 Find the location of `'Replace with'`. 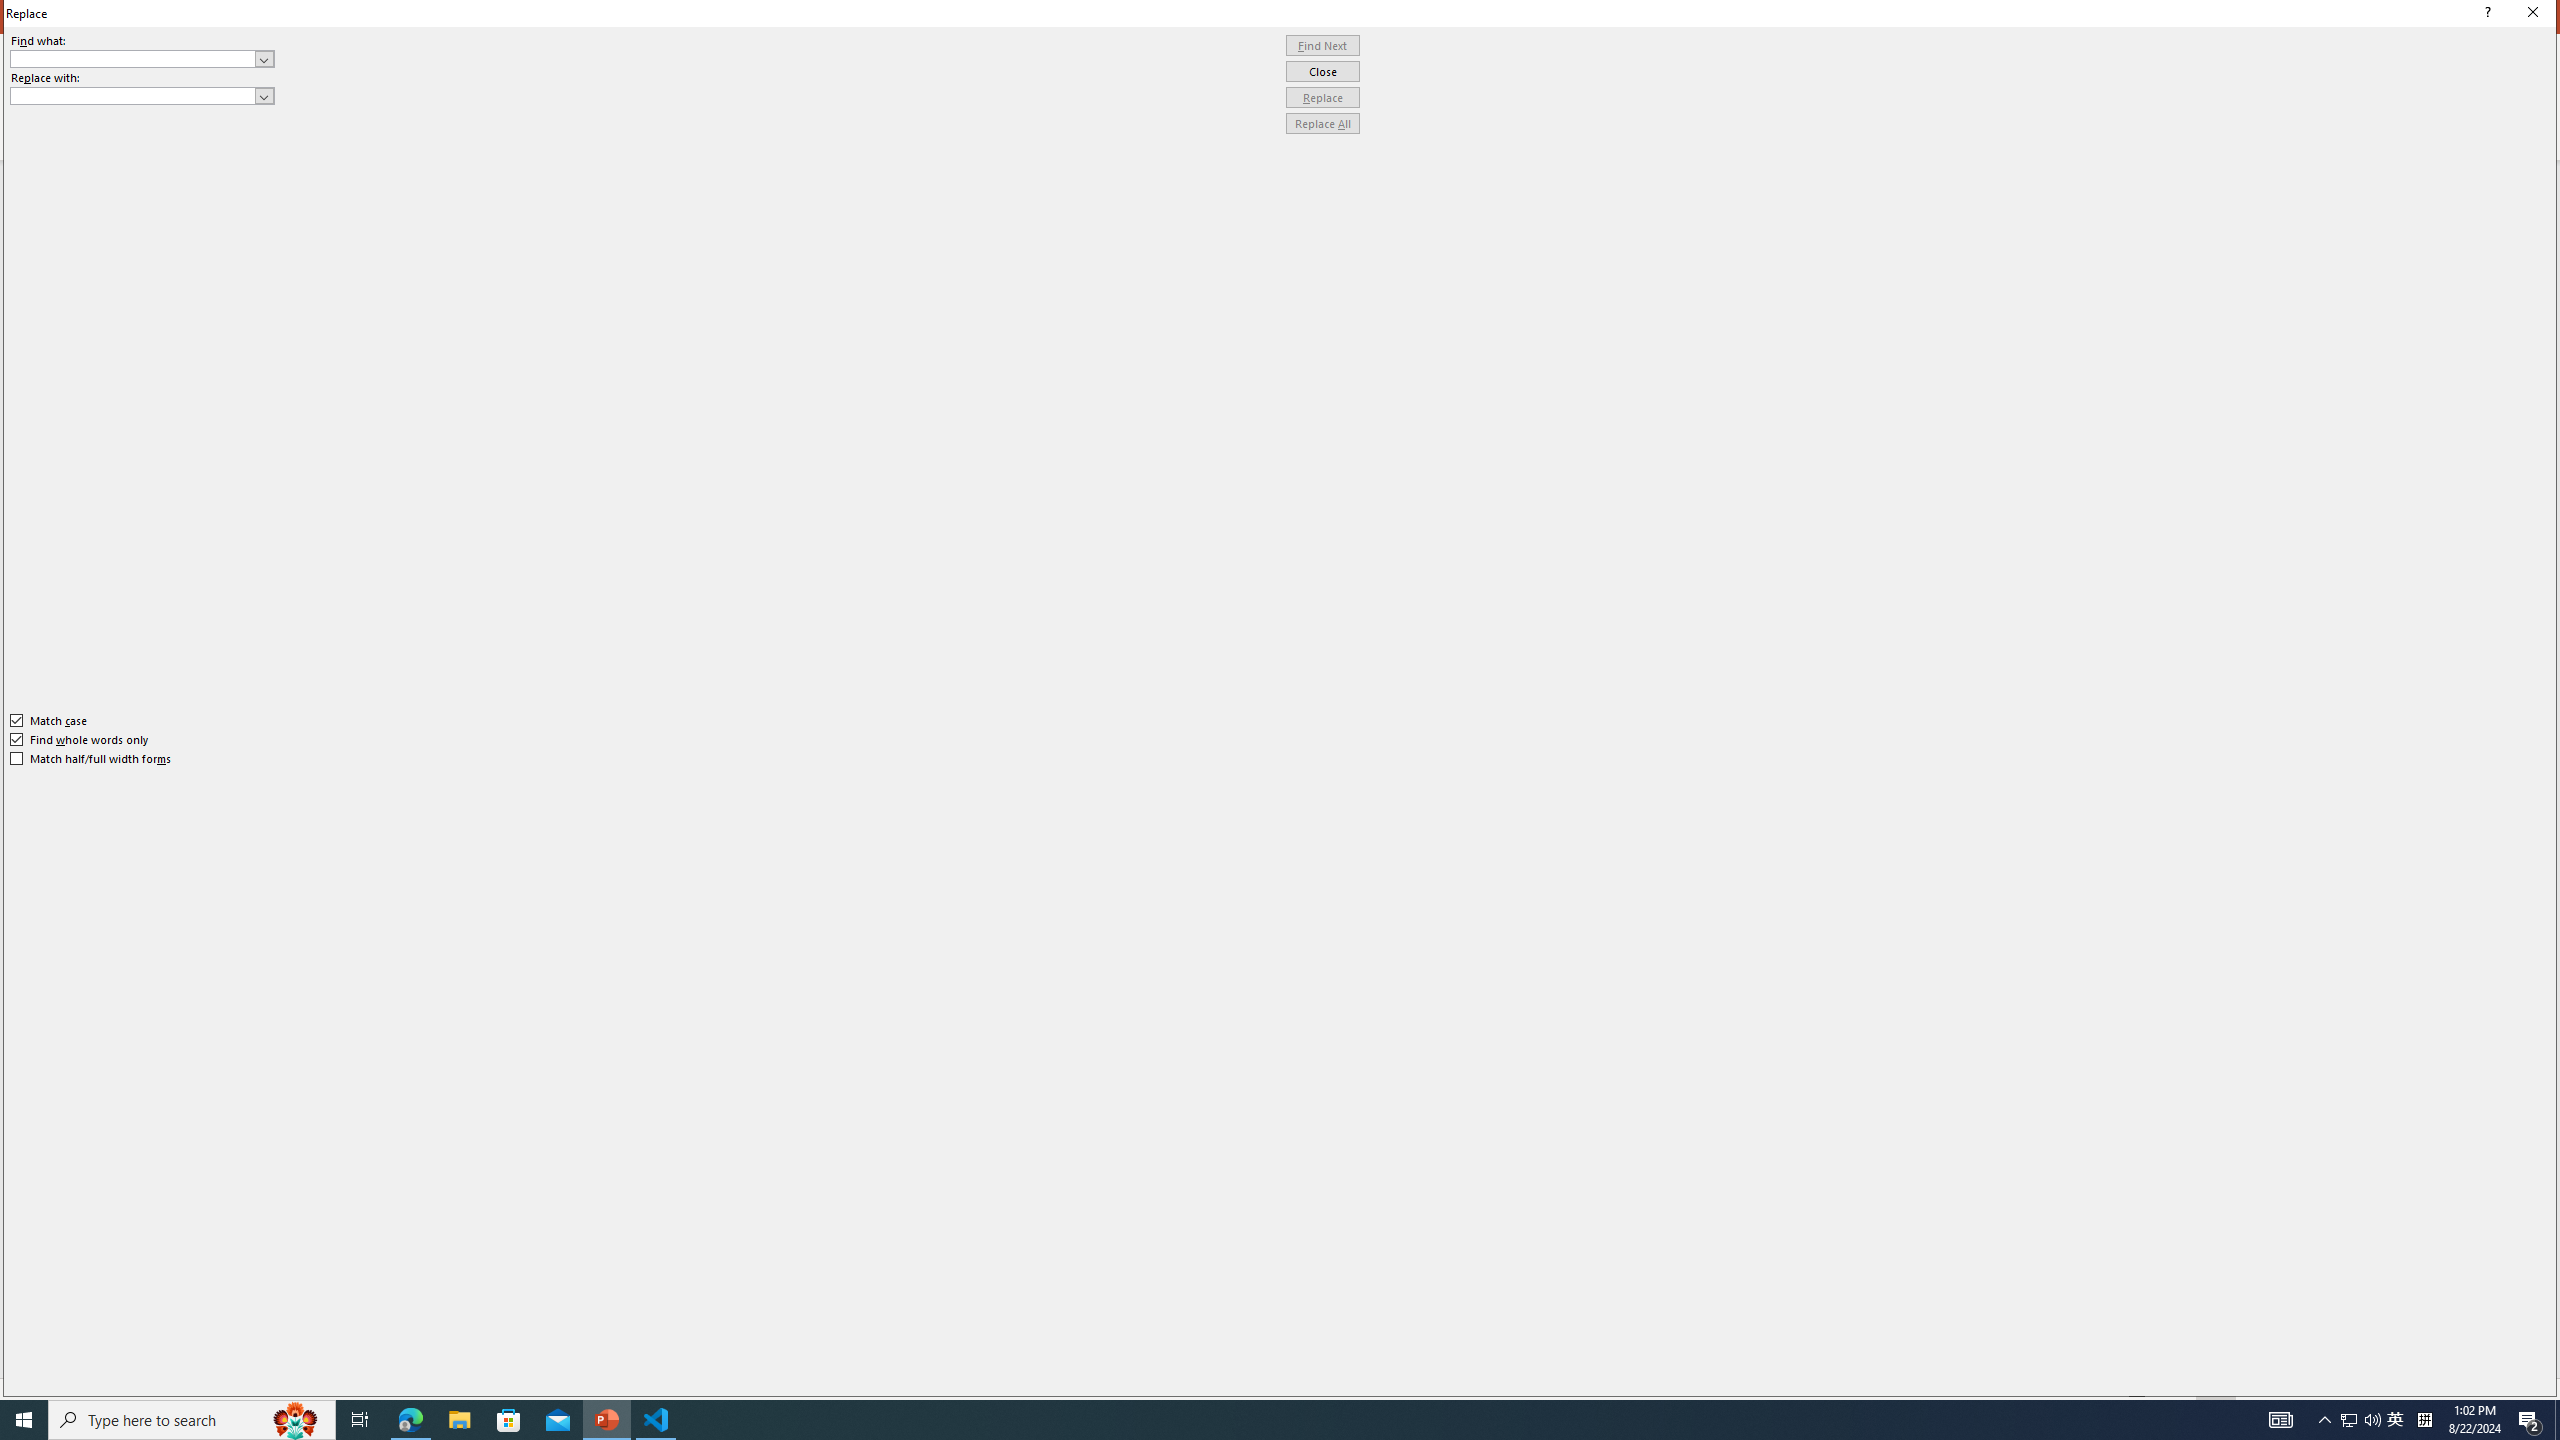

'Replace with' is located at coordinates (142, 95).